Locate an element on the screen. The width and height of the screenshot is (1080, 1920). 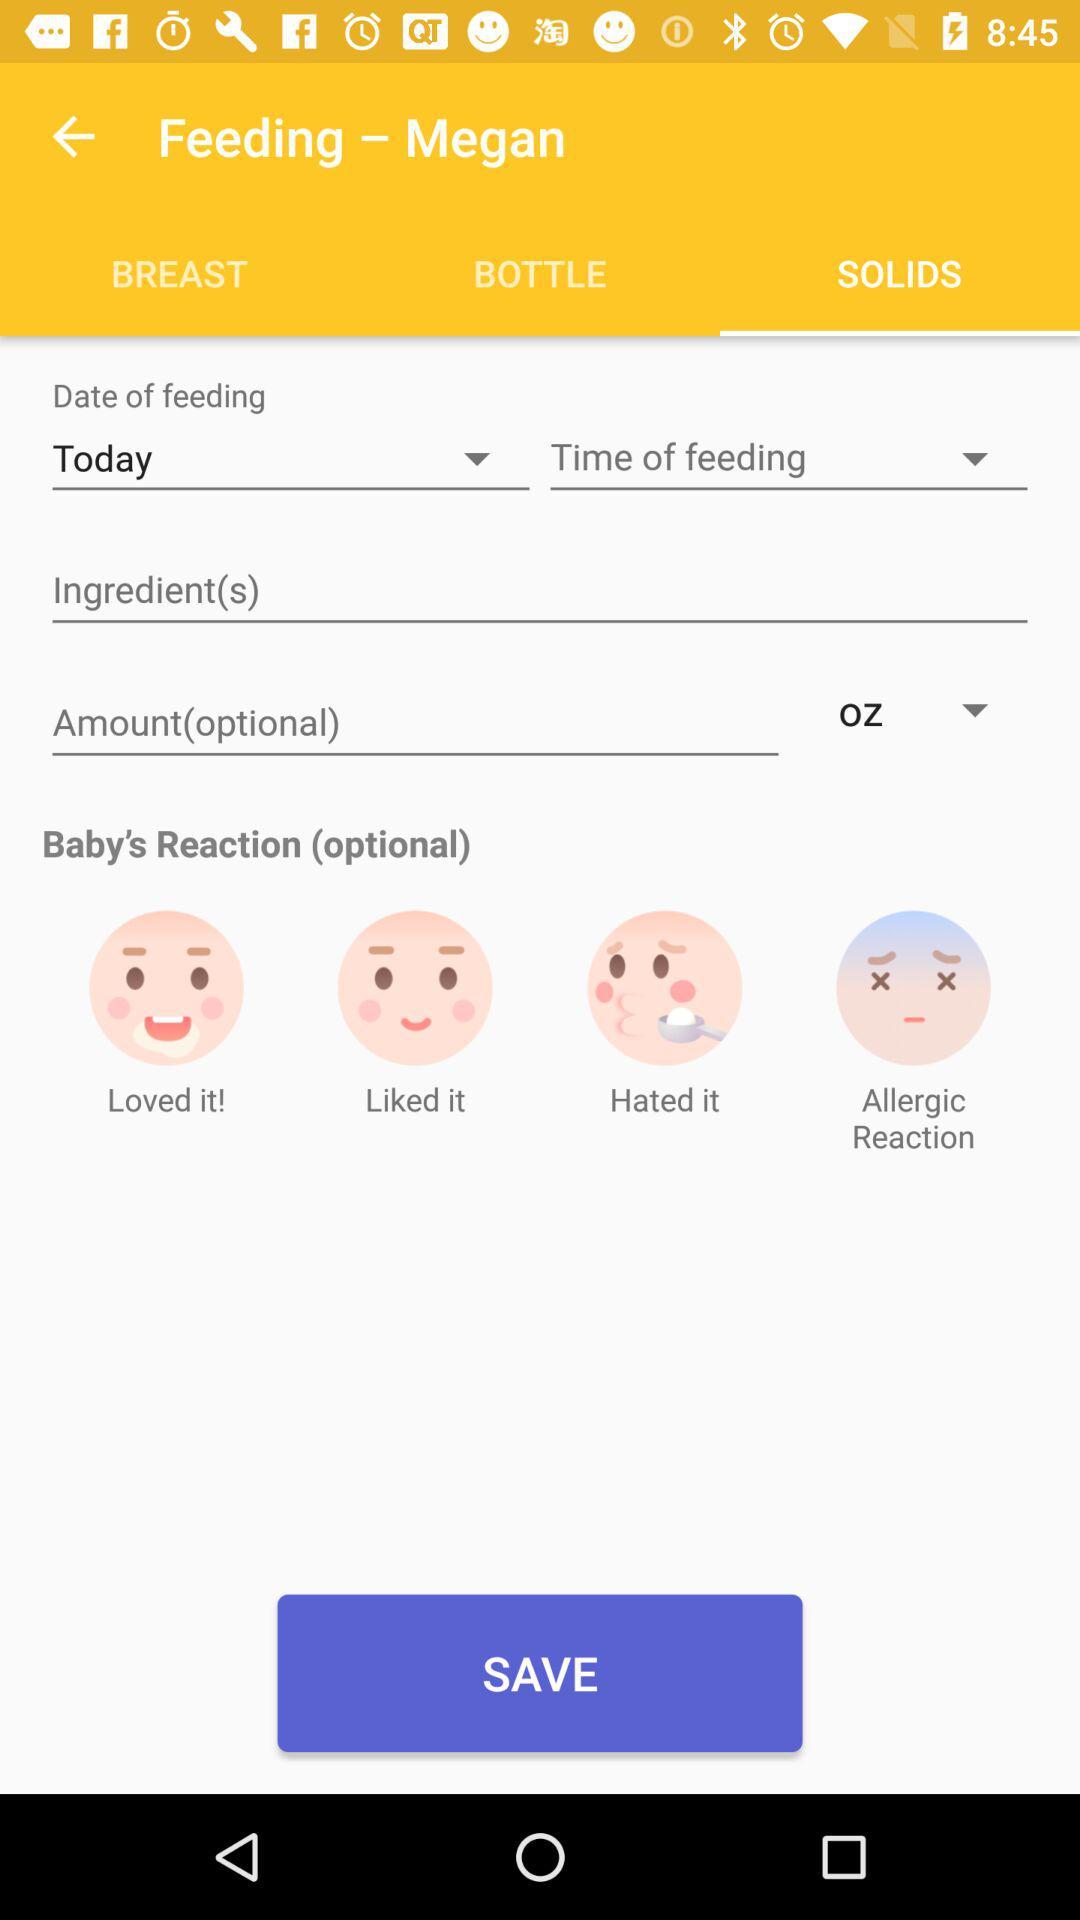
type ingredients is located at coordinates (540, 590).